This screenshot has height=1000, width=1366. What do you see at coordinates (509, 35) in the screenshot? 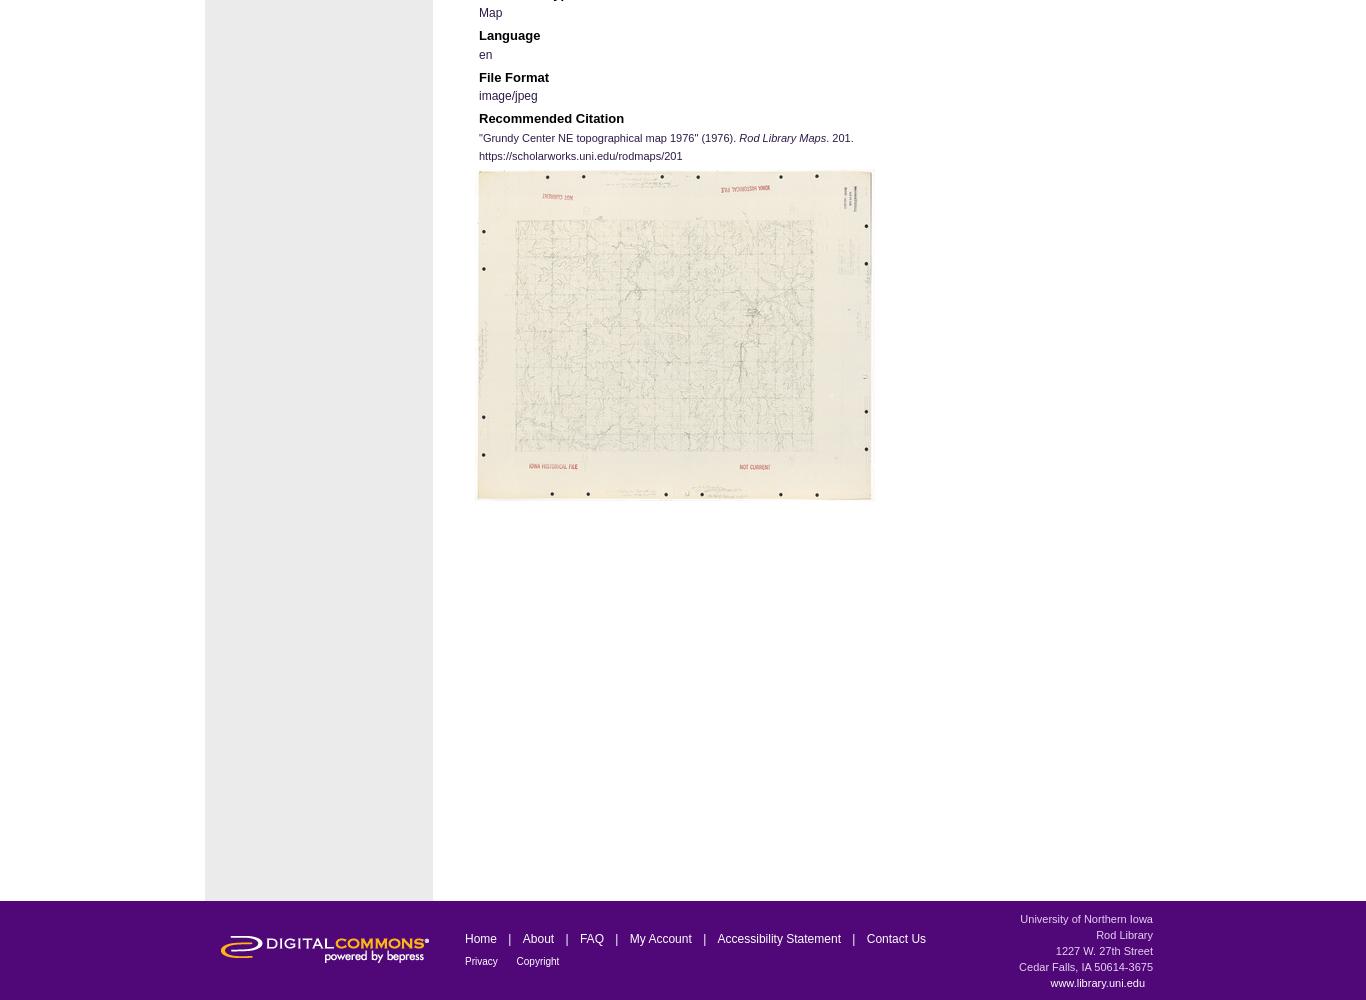
I see `'Language'` at bounding box center [509, 35].